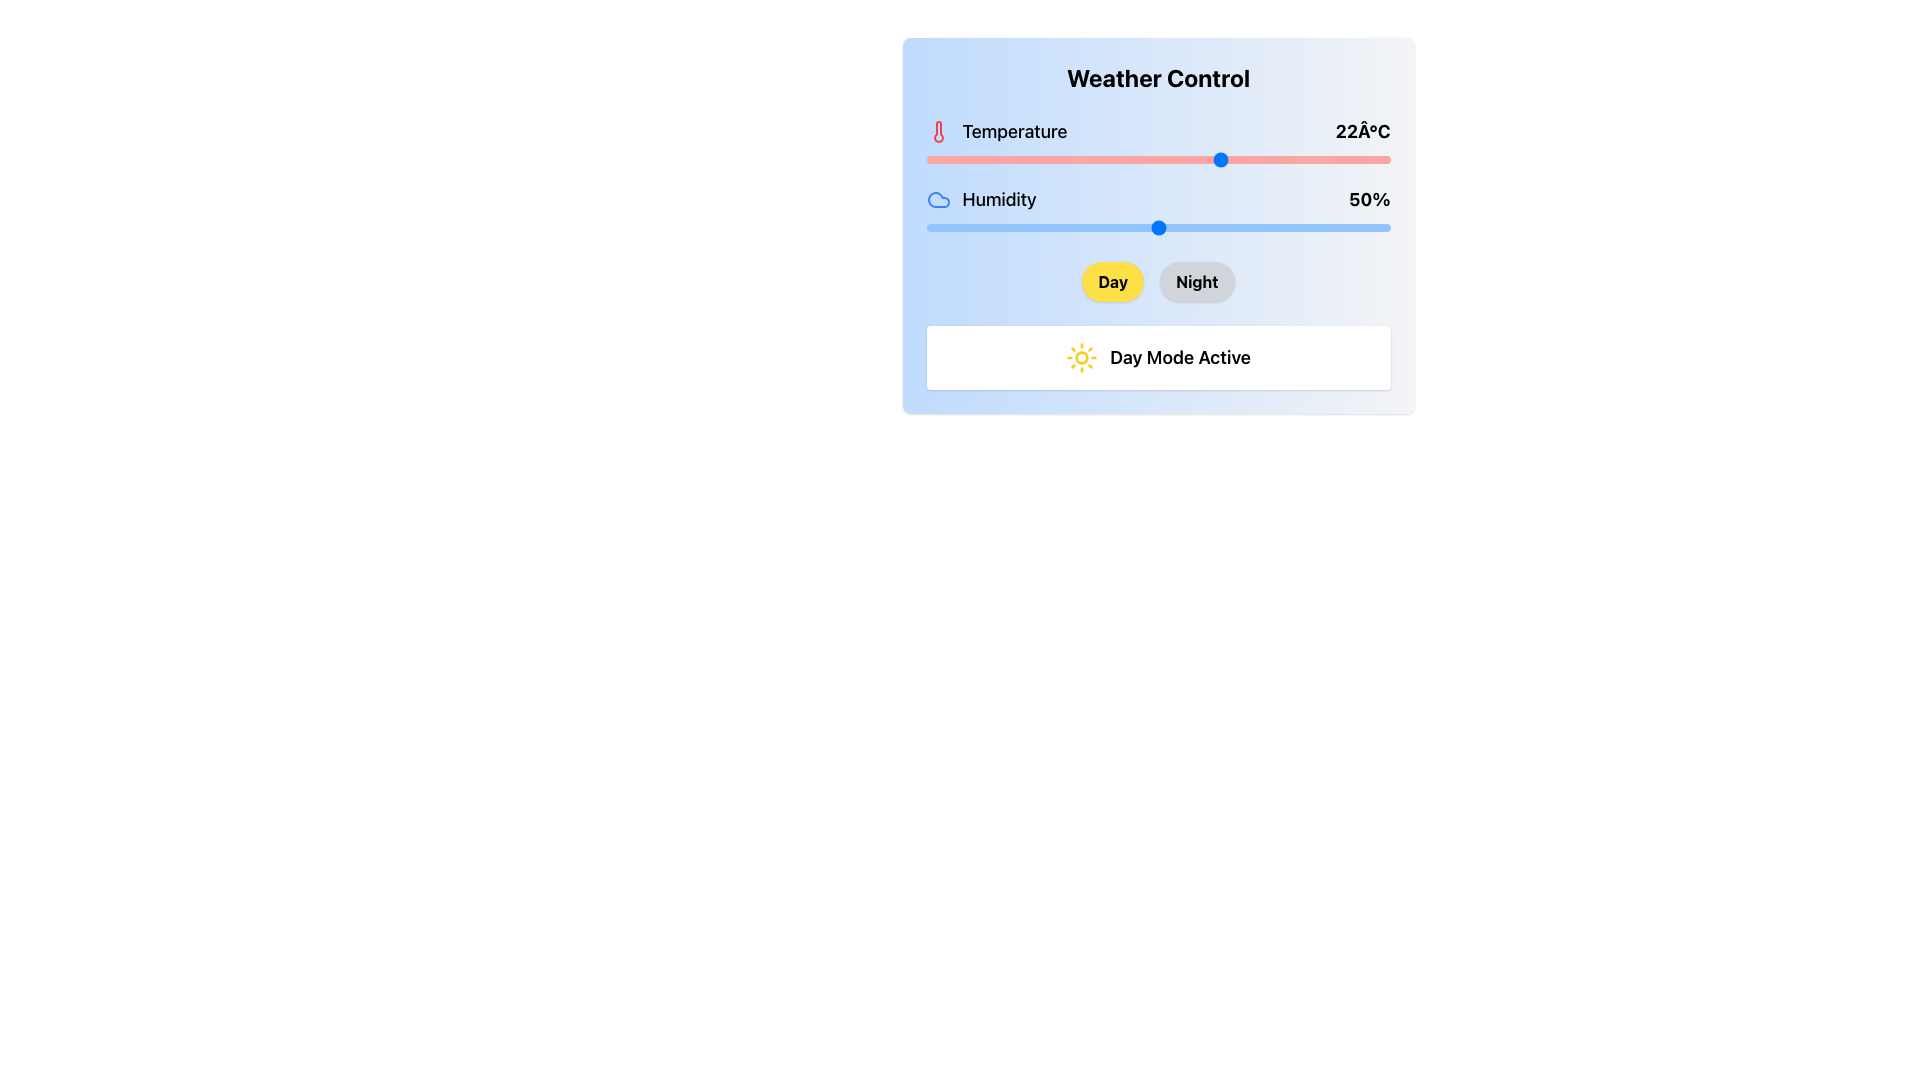  What do you see at coordinates (1092, 158) in the screenshot?
I see `the temperature` at bounding box center [1092, 158].